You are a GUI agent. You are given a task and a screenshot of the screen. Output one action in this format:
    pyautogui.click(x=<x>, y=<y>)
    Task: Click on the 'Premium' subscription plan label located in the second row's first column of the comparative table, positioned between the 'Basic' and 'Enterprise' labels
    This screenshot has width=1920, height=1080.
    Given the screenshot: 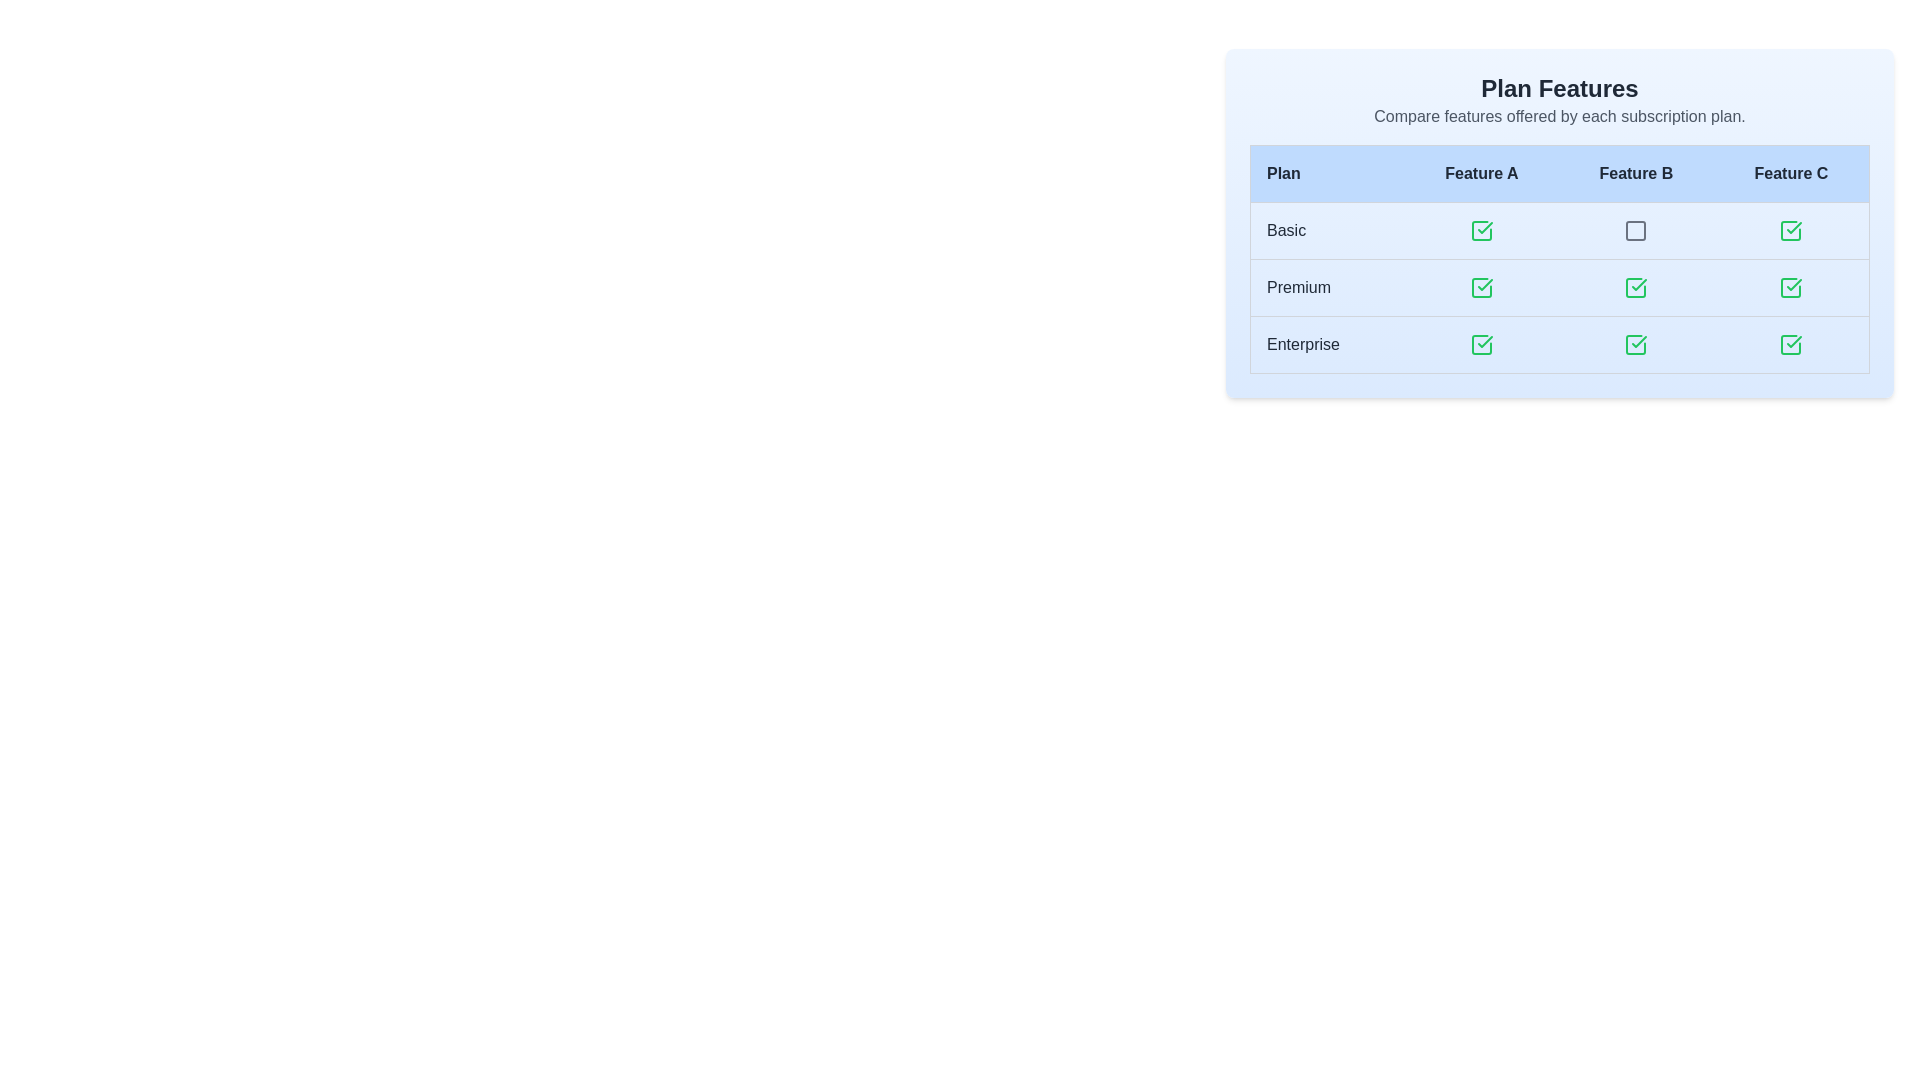 What is the action you would take?
    pyautogui.click(x=1327, y=288)
    